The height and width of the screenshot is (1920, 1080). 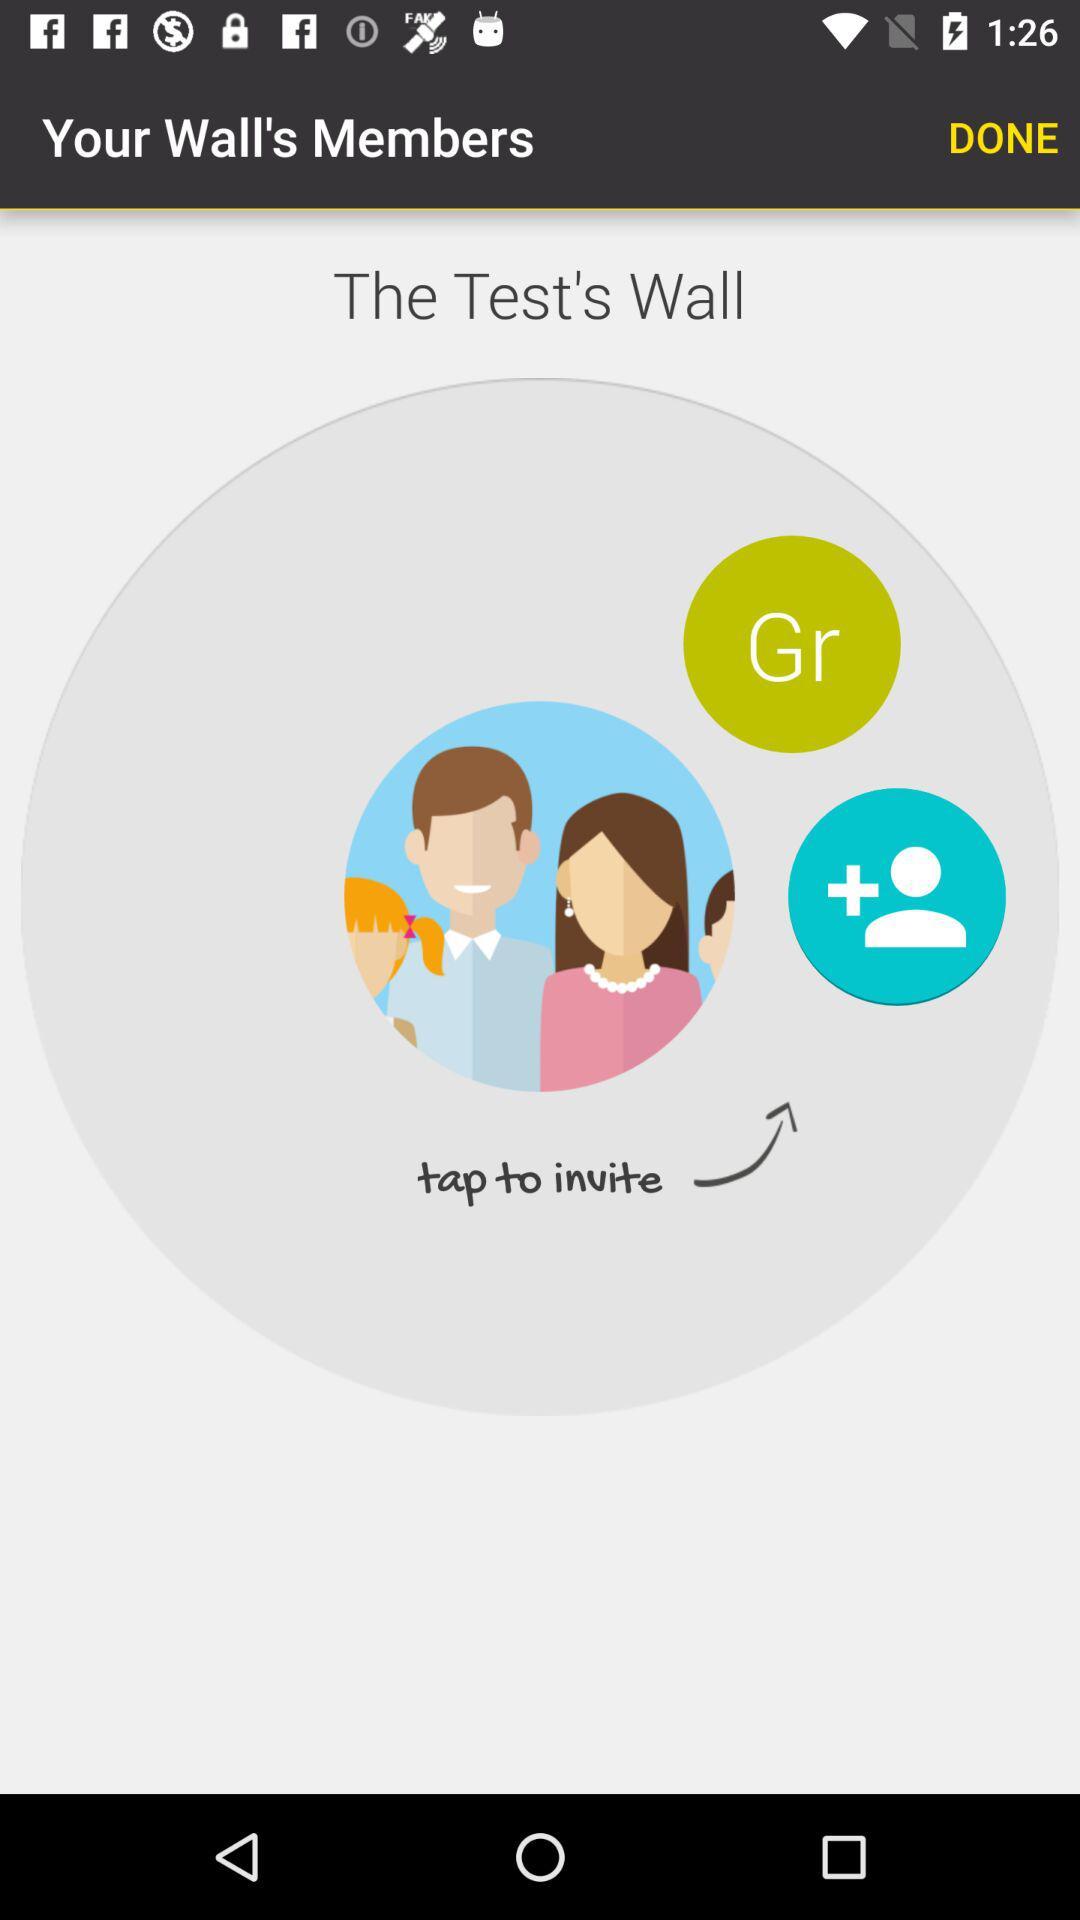 What do you see at coordinates (1003, 135) in the screenshot?
I see `done item` at bounding box center [1003, 135].